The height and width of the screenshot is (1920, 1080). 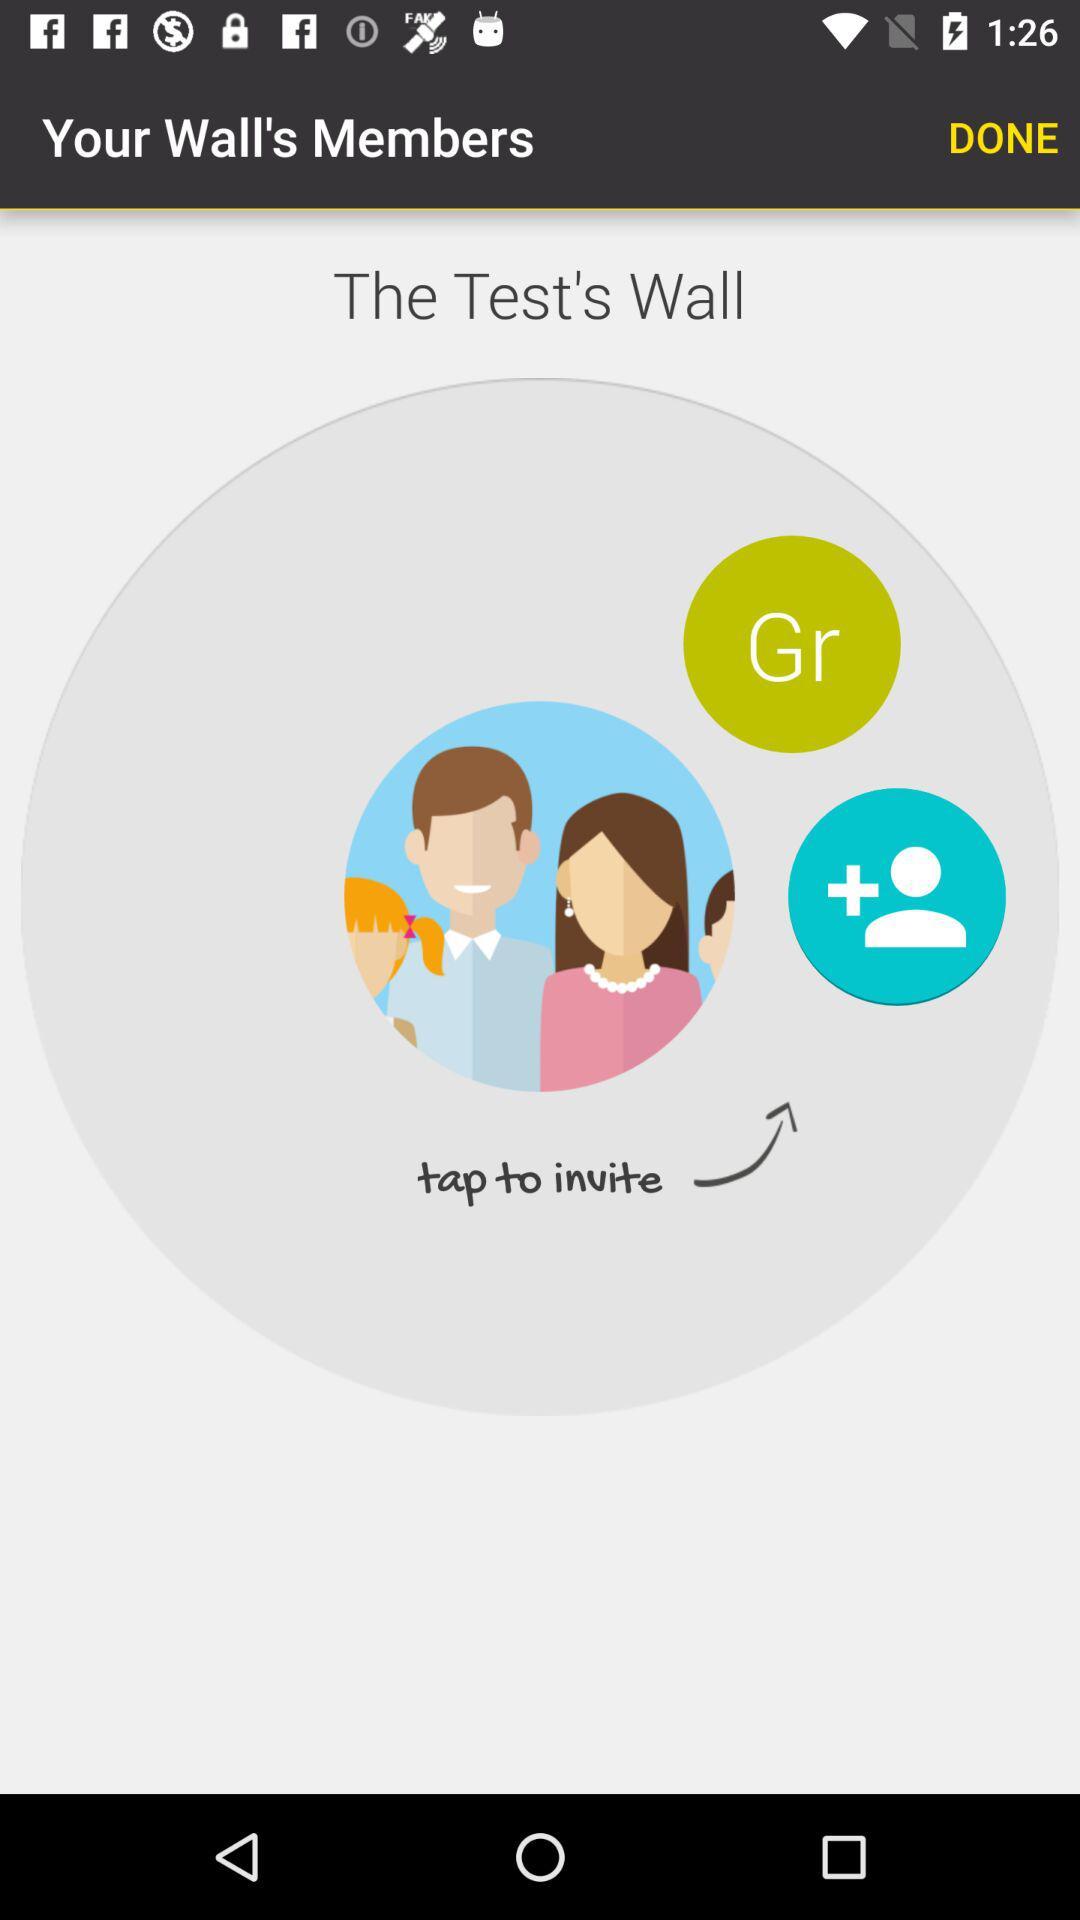 What do you see at coordinates (1003, 135) in the screenshot?
I see `done item` at bounding box center [1003, 135].